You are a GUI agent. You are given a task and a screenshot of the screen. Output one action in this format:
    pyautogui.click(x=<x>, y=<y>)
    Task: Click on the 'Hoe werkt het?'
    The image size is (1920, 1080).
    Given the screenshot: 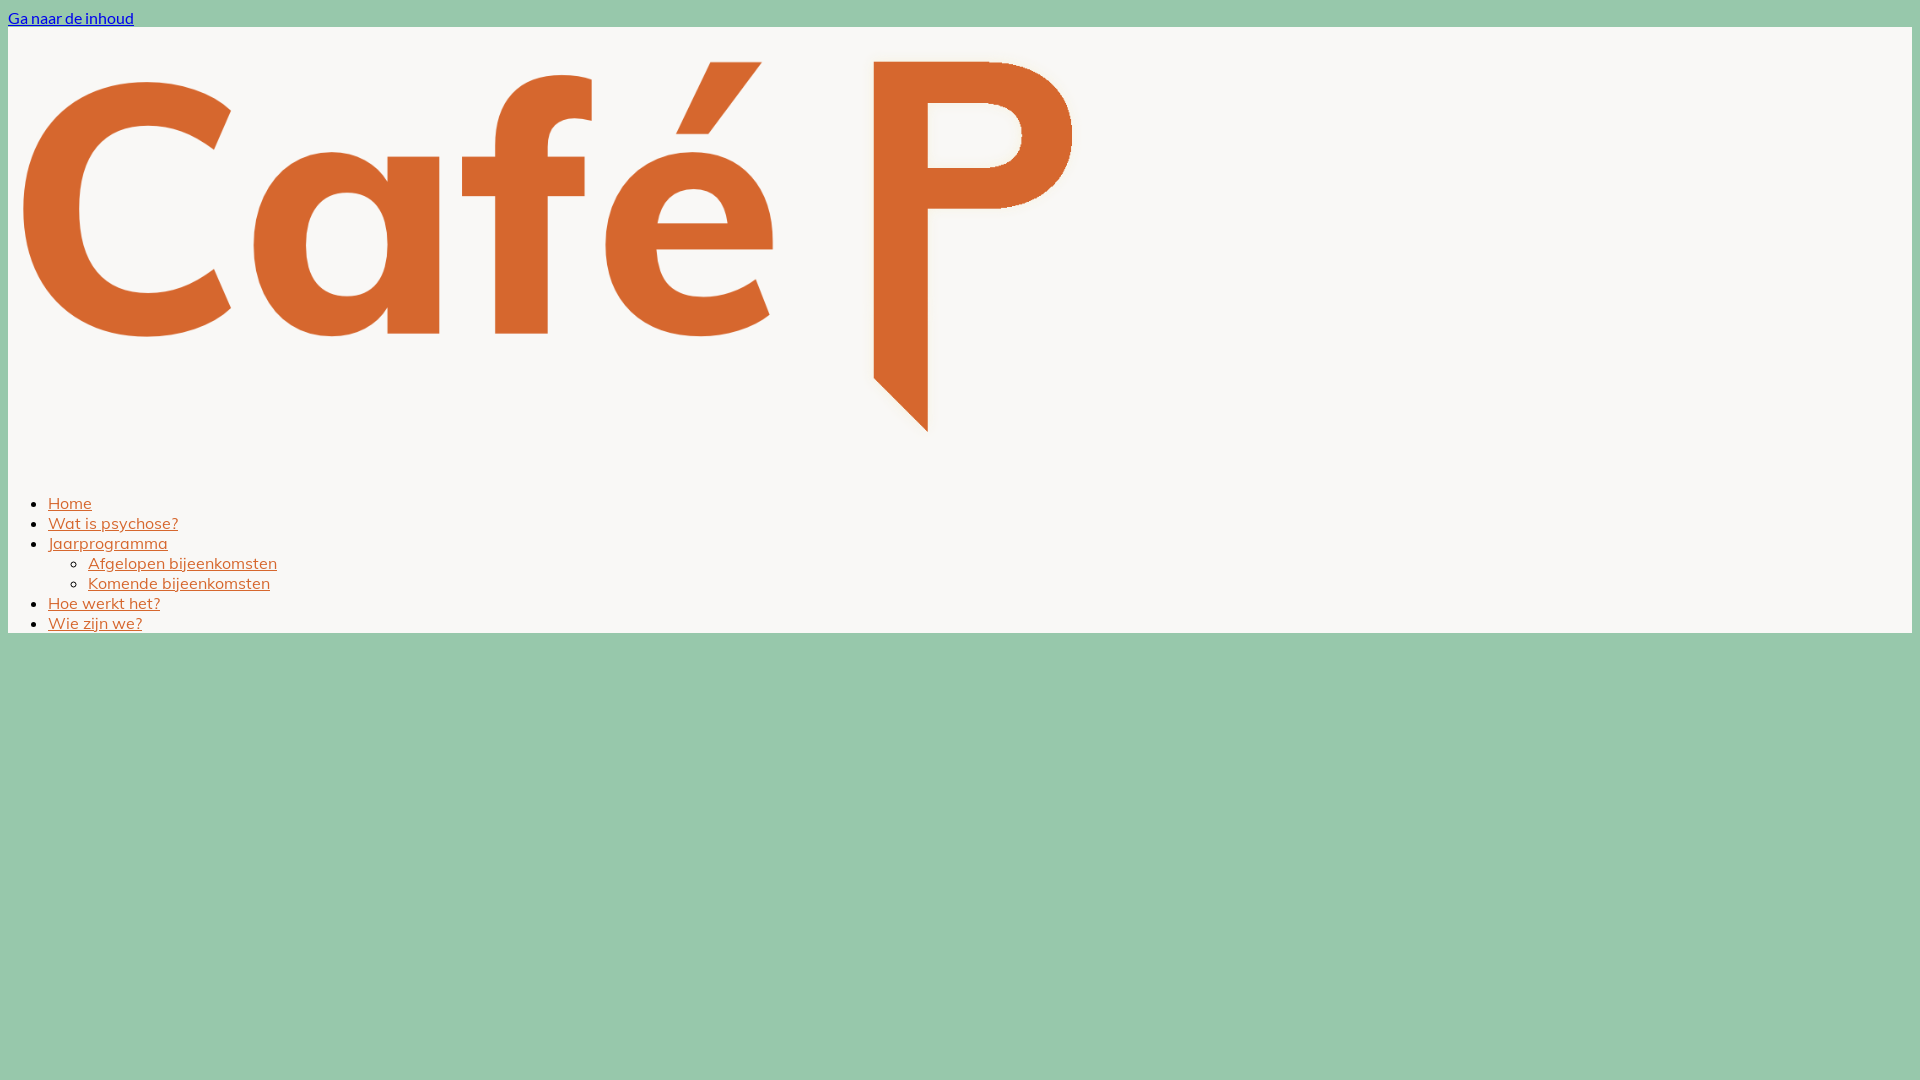 What is the action you would take?
    pyautogui.click(x=103, y=601)
    